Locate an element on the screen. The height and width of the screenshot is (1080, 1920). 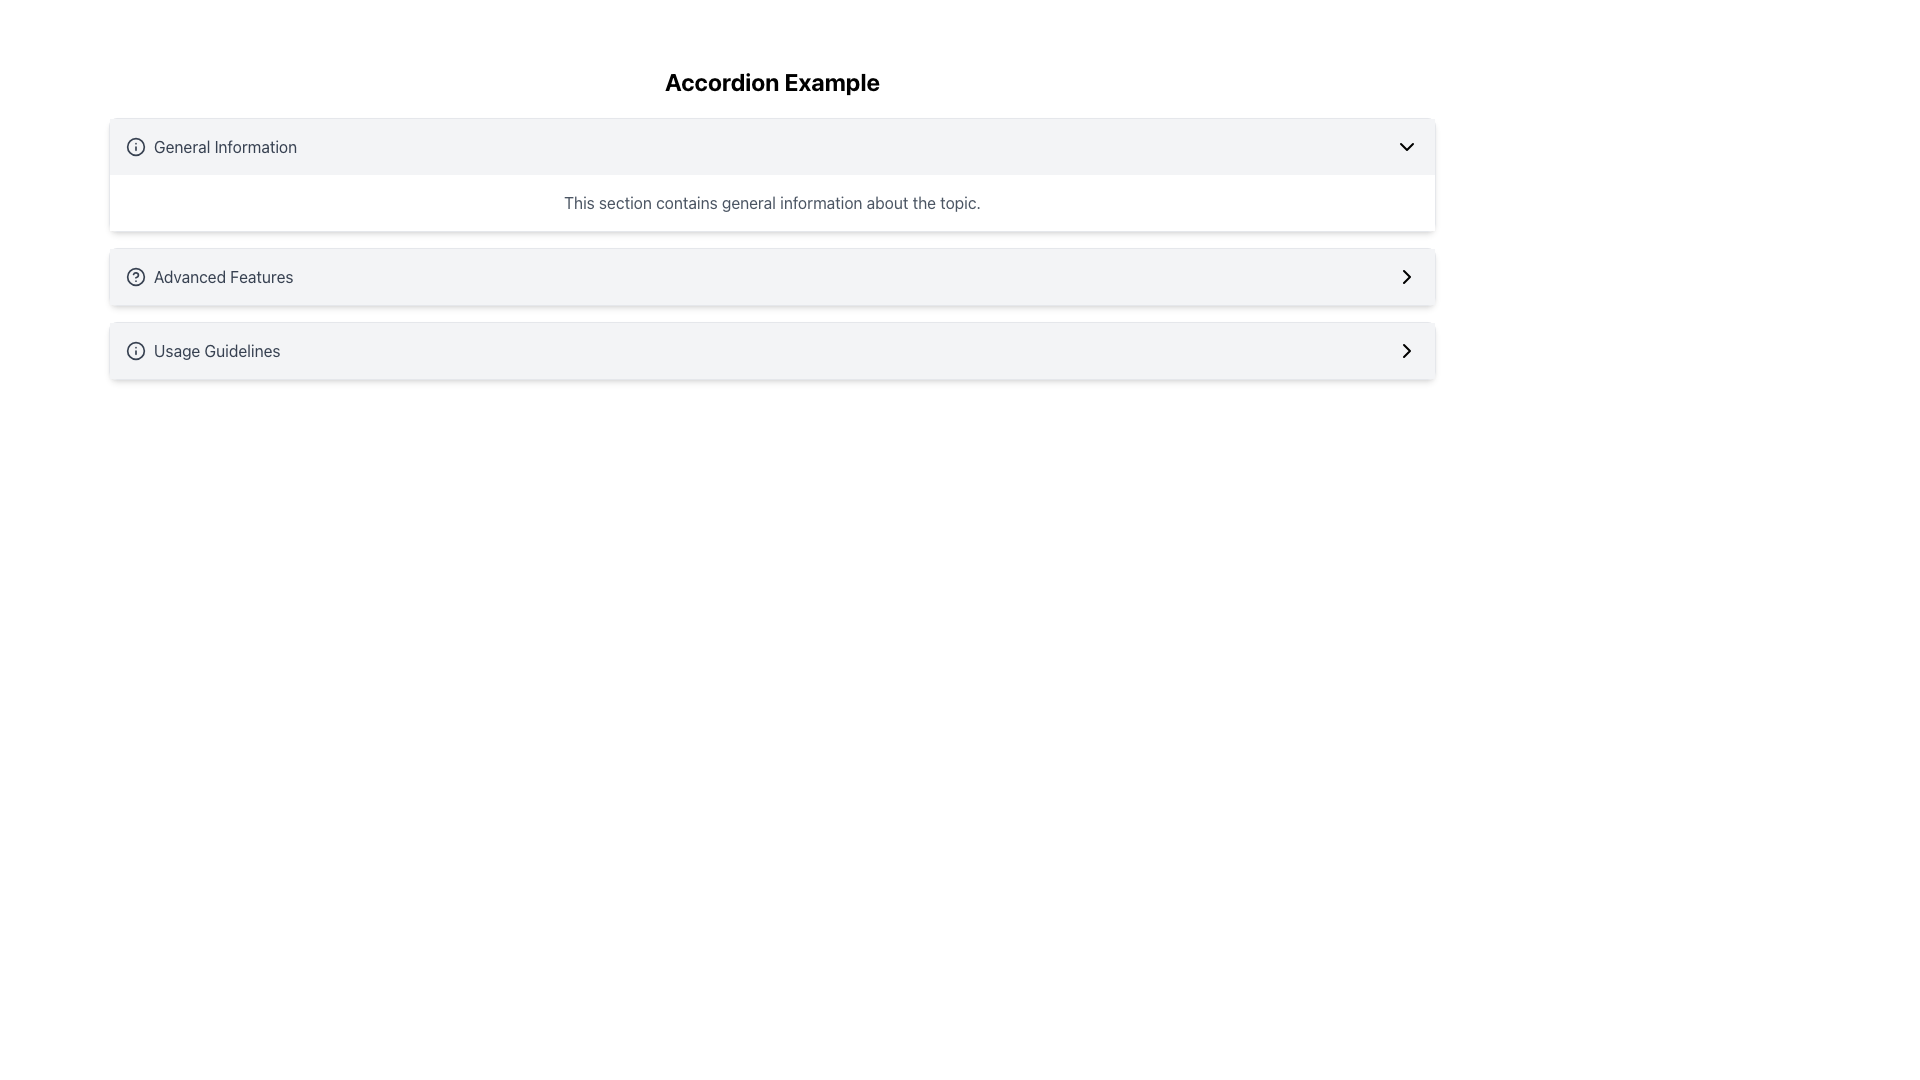
the circular help icon located to the left of the 'Advanced Features' text is located at coordinates (134, 277).